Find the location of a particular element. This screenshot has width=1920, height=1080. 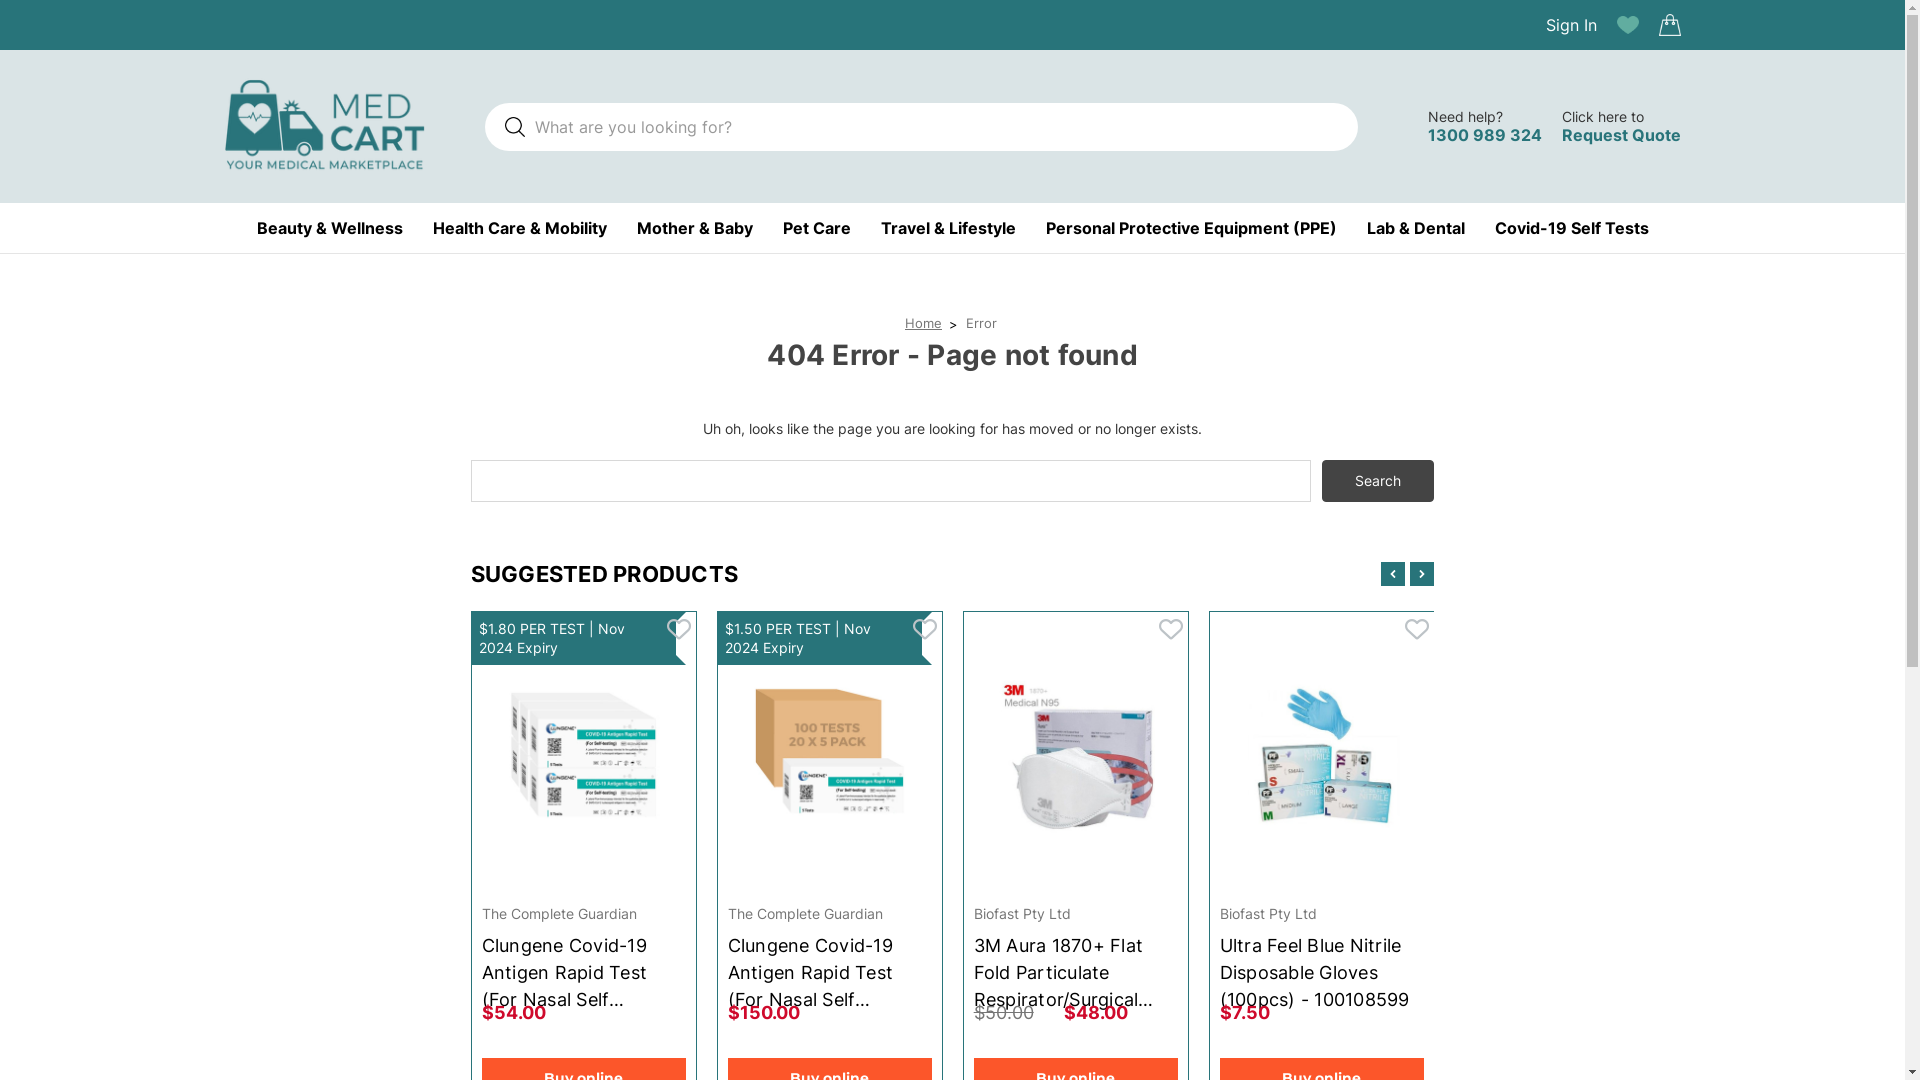

'Health Care & Mobility' is located at coordinates (518, 226).